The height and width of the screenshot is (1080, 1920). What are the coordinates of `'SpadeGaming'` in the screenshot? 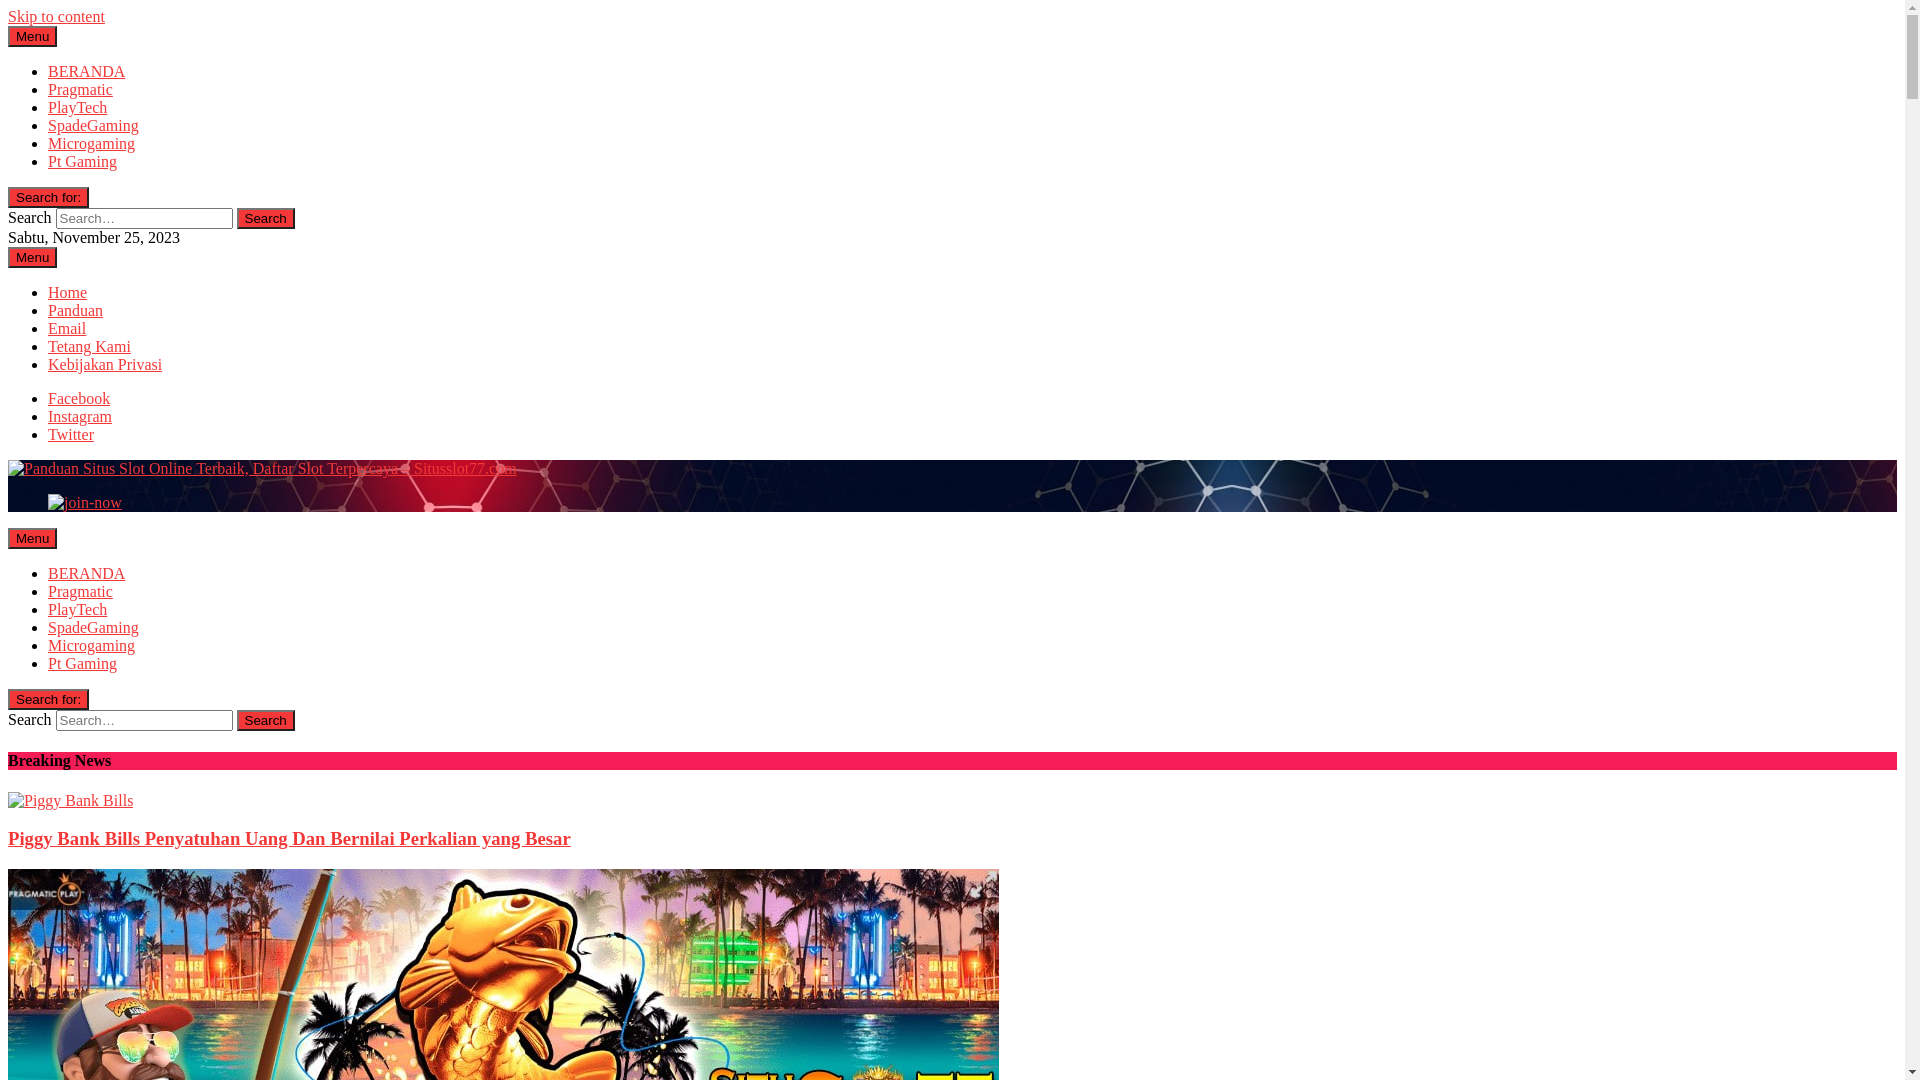 It's located at (92, 626).